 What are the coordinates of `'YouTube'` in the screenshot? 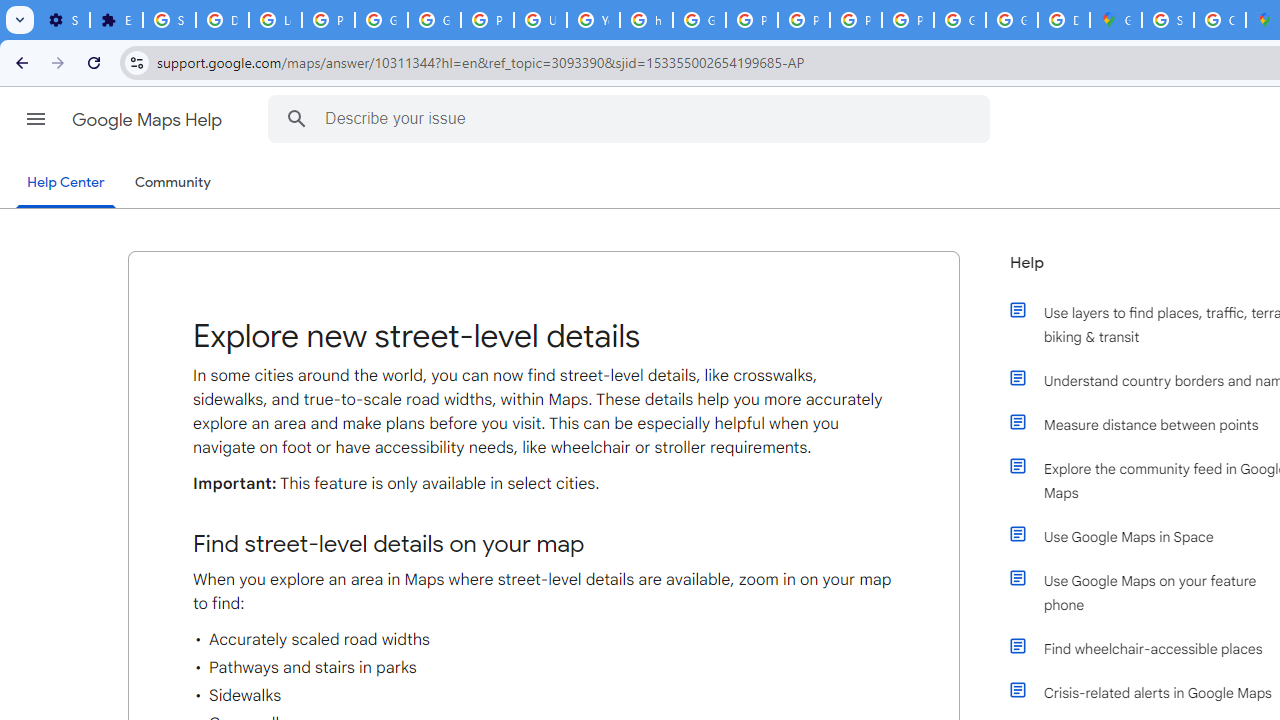 It's located at (592, 20).